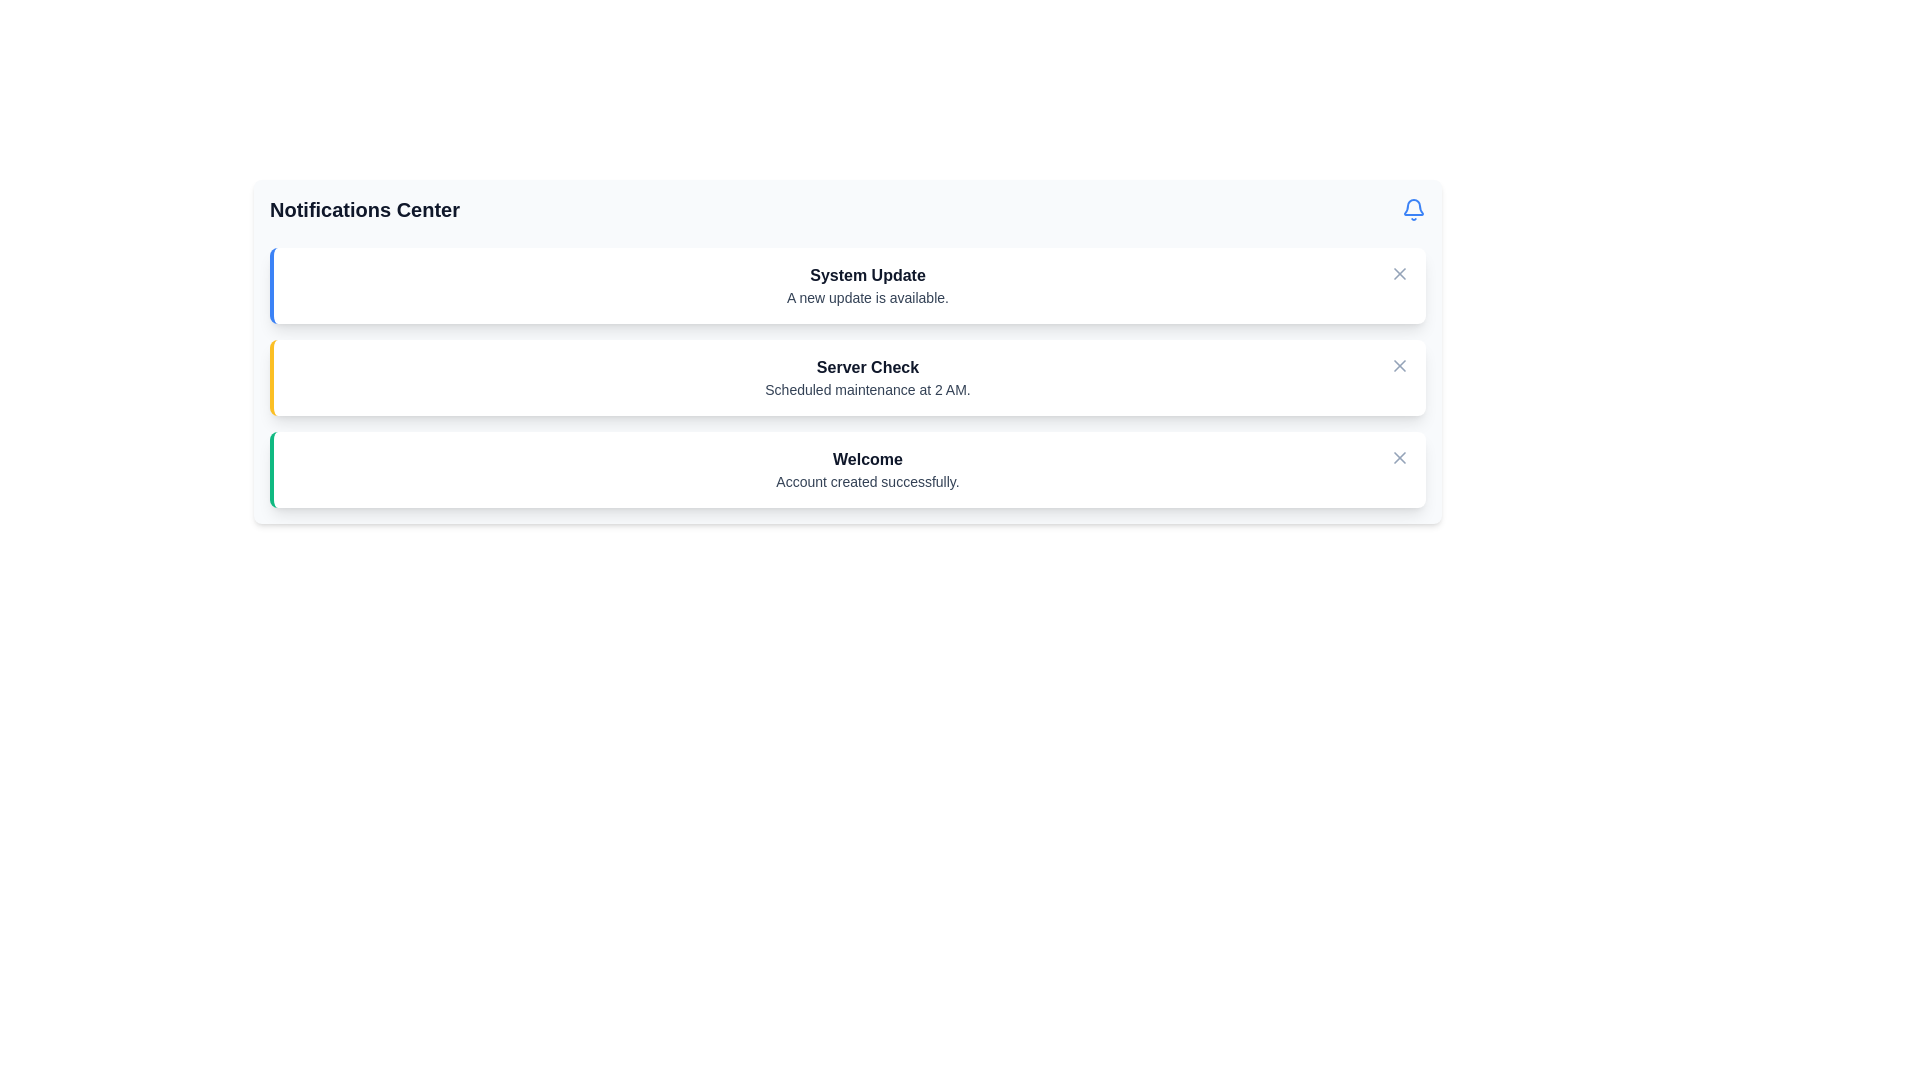  I want to click on the dismissal 'X' icon located at the far right of the bottom notification entry labeled 'Welcome', so click(1399, 458).